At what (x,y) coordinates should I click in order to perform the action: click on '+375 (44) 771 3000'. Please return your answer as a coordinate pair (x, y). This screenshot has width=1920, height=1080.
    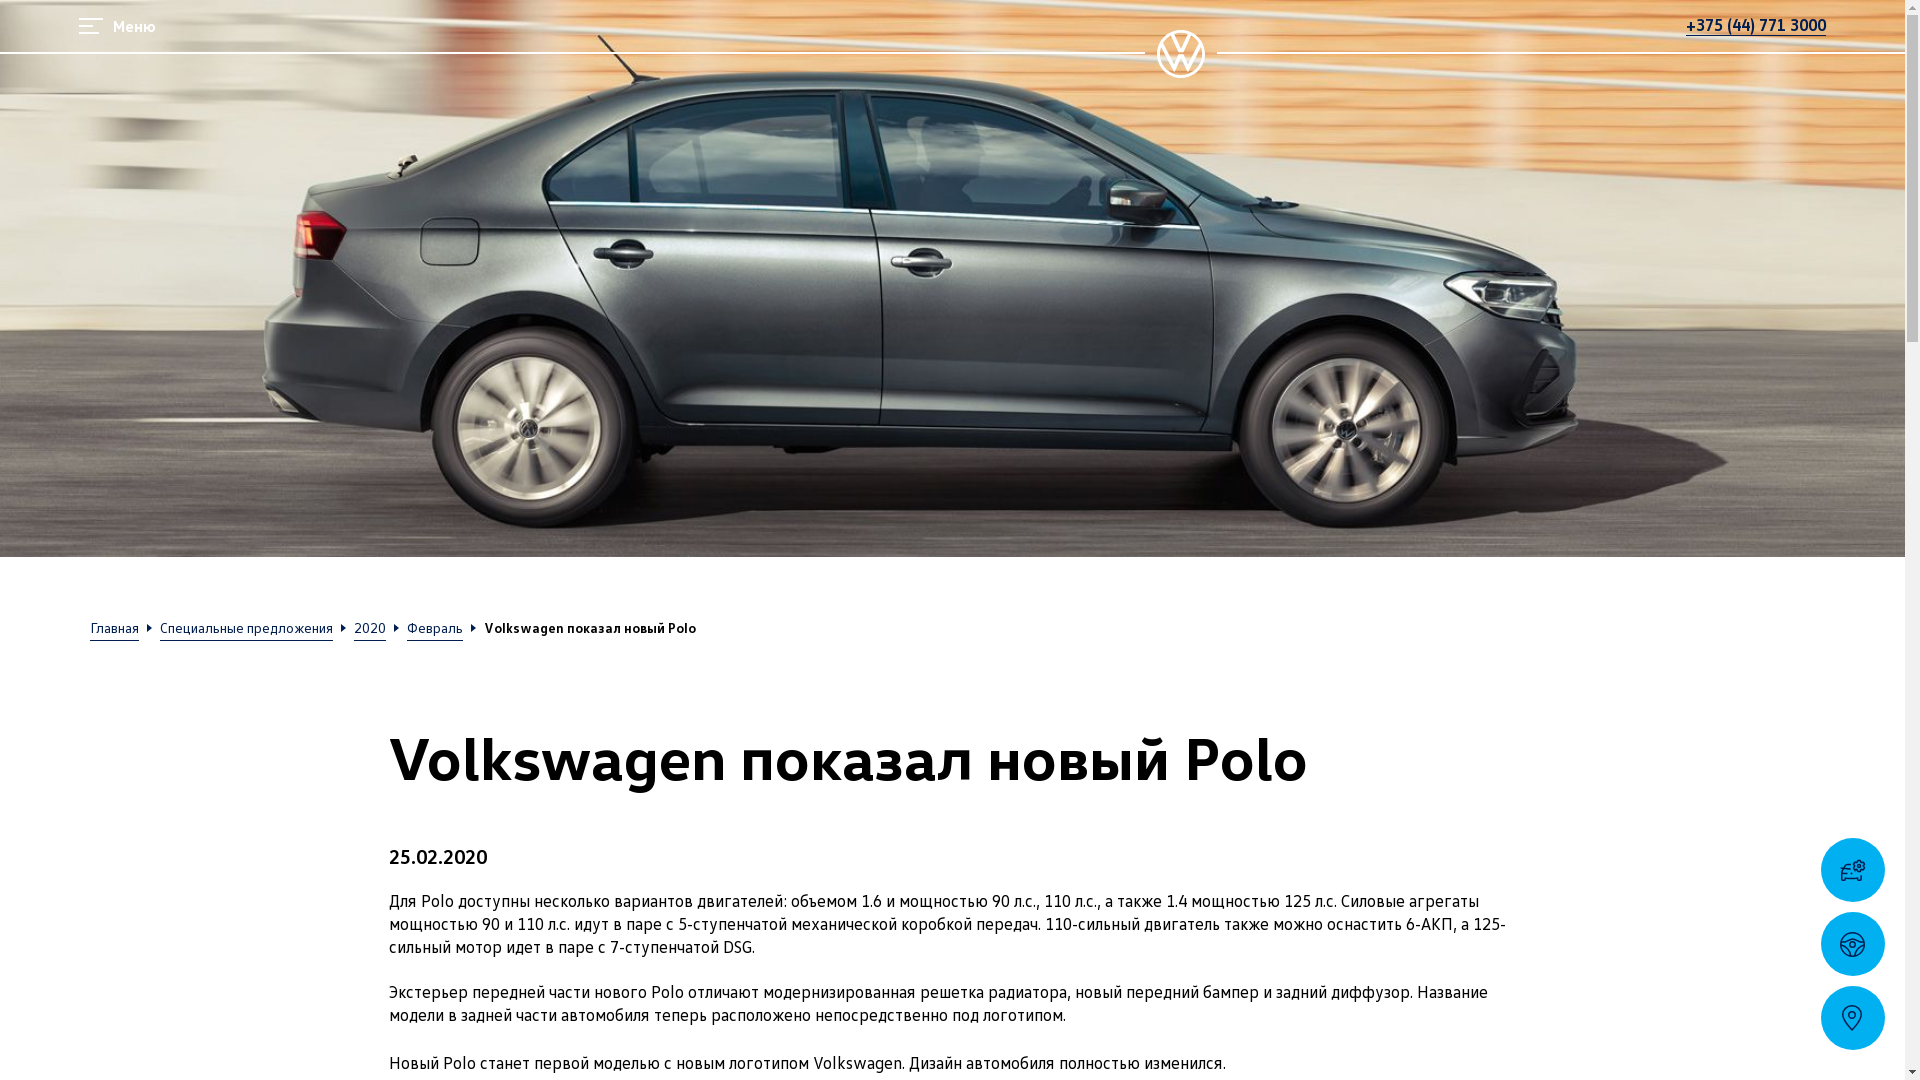
    Looking at the image, I should click on (1755, 24).